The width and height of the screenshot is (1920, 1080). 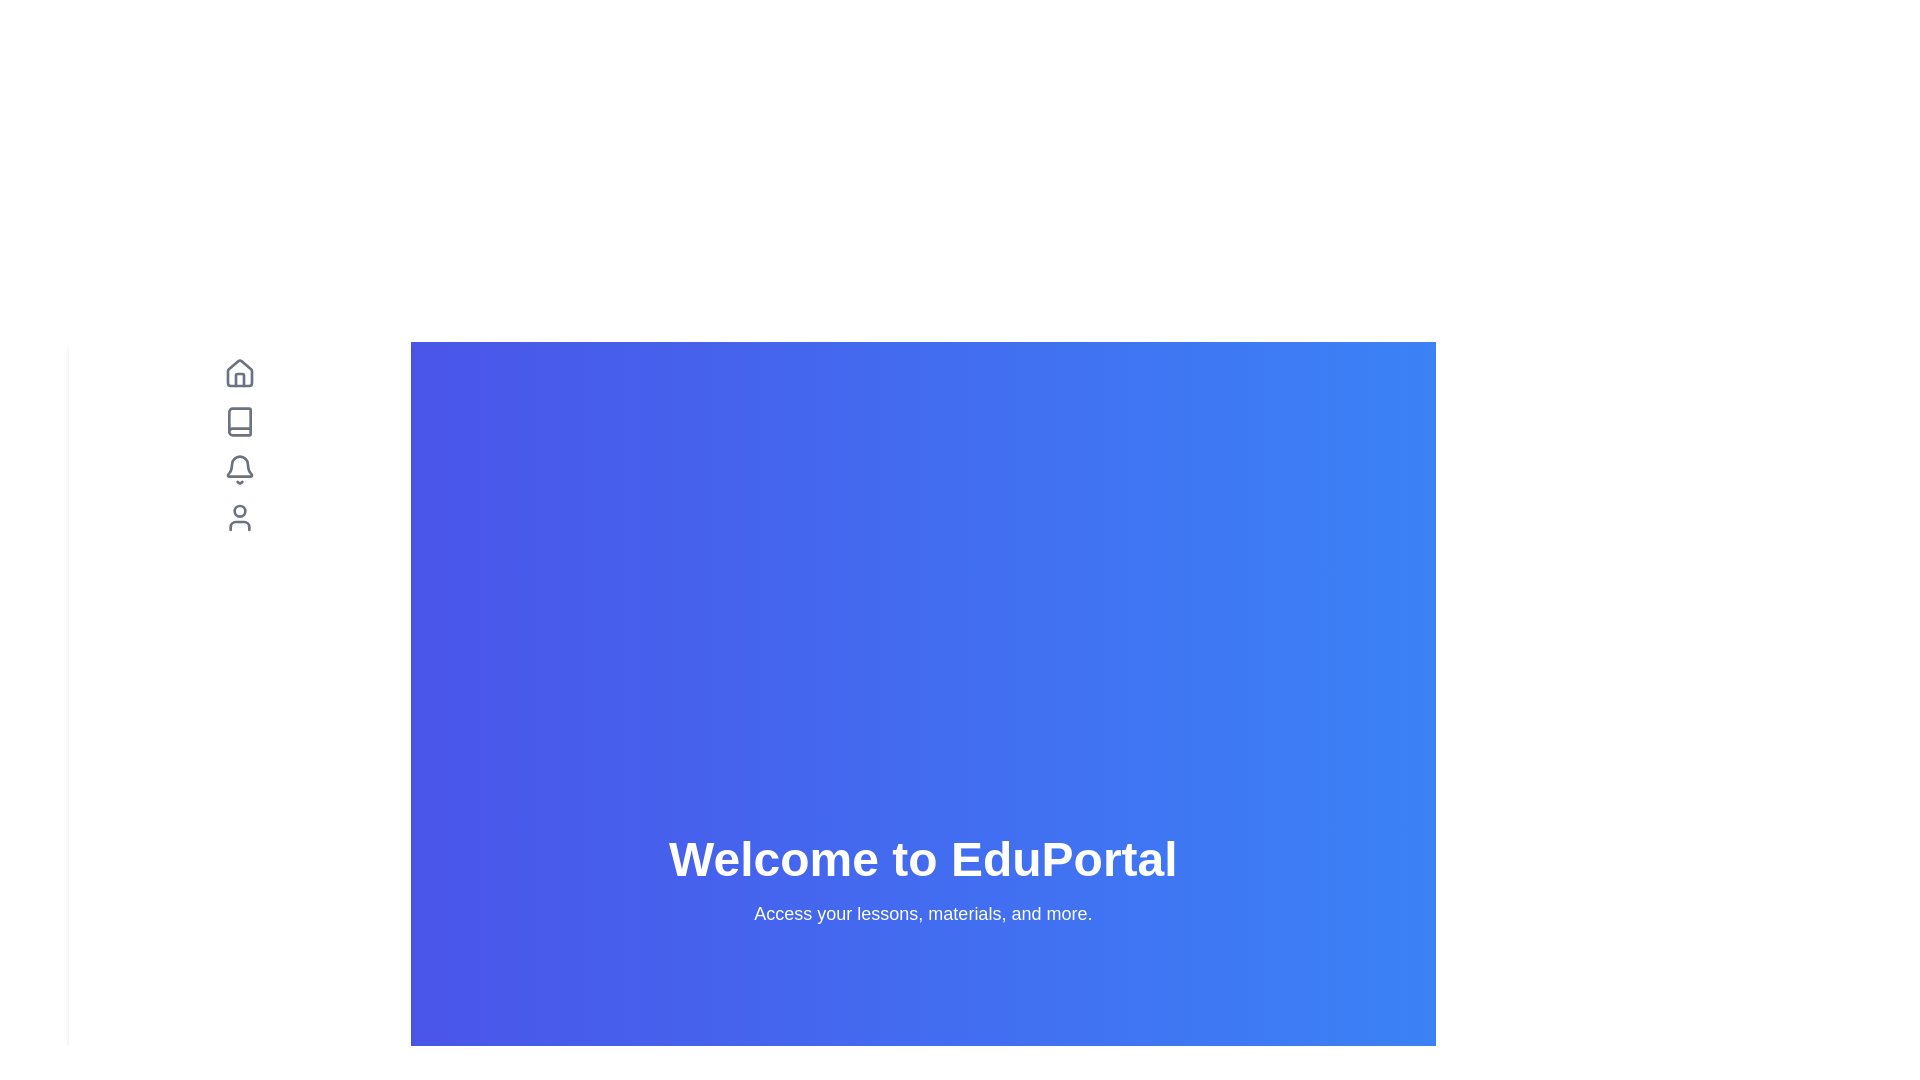 What do you see at coordinates (239, 420) in the screenshot?
I see `the book navigation icon` at bounding box center [239, 420].